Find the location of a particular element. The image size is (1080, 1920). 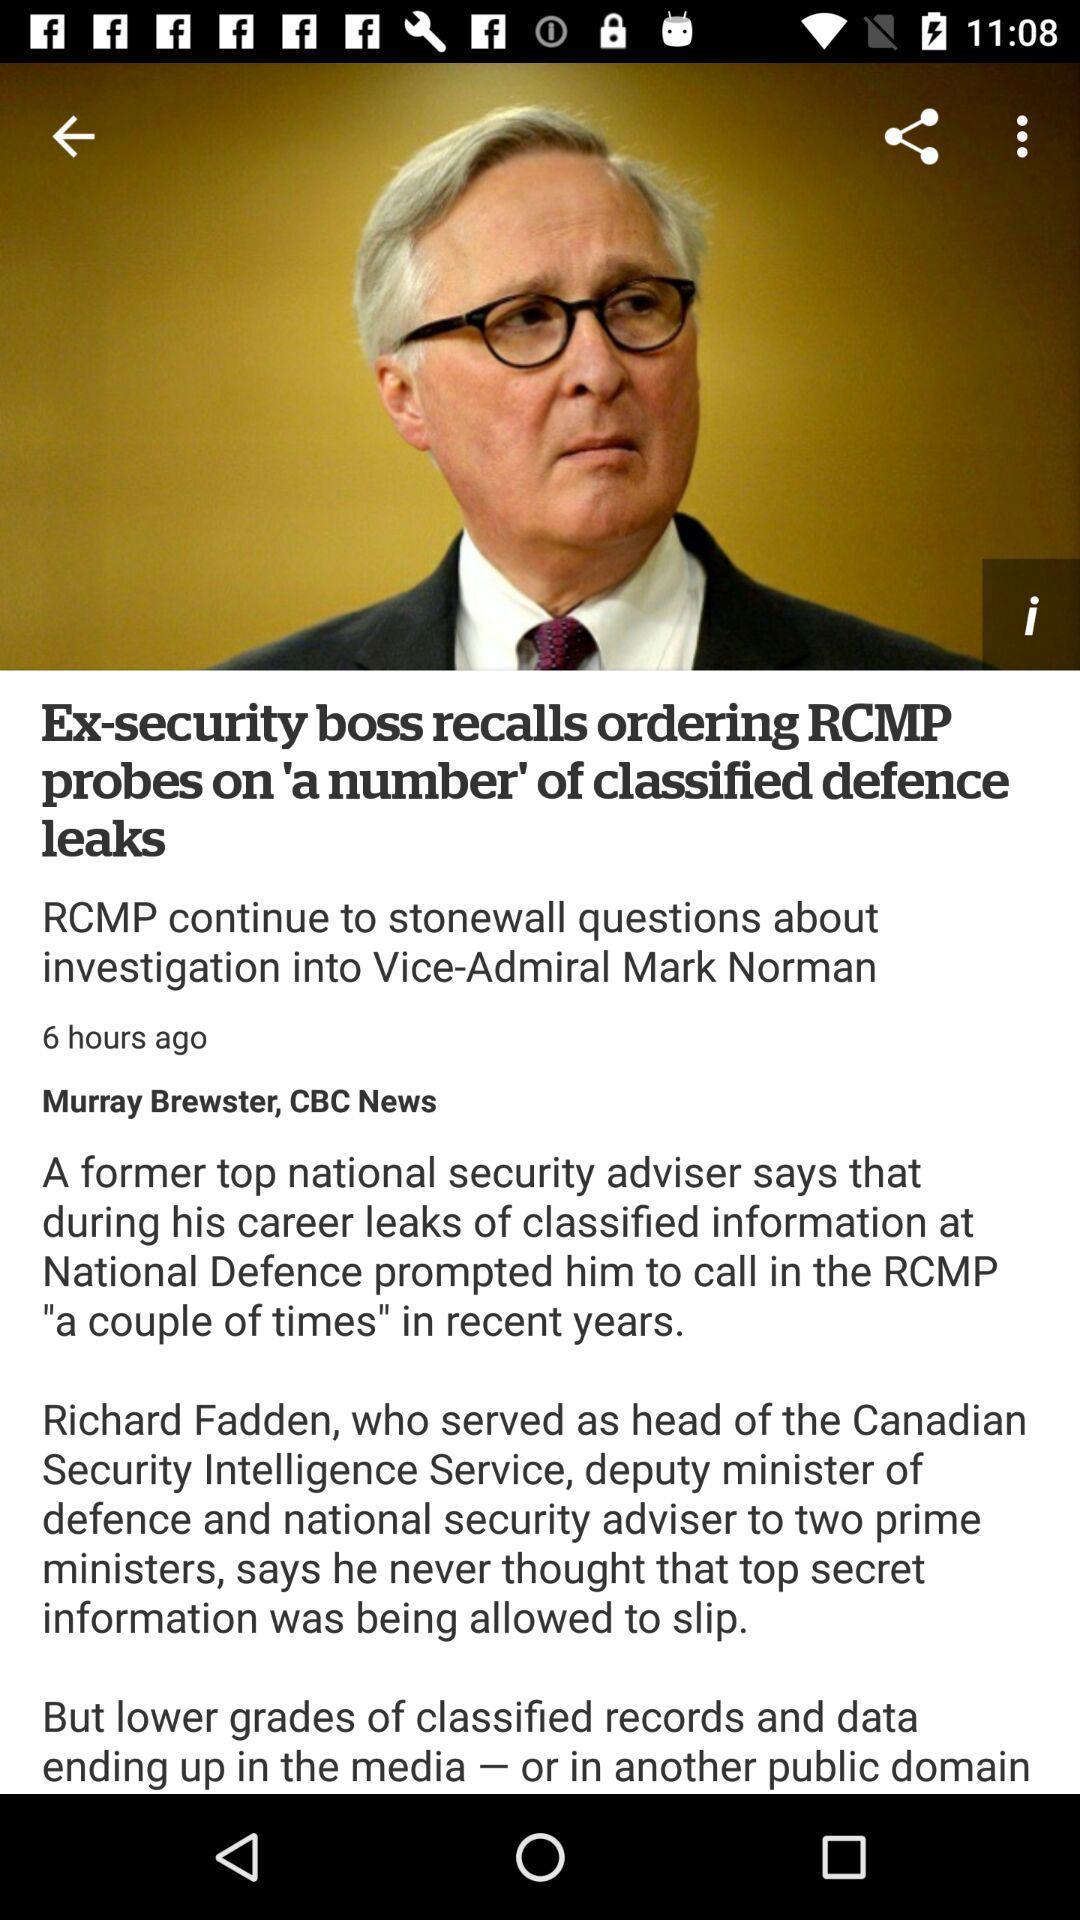

item above the murray brewster cbc is located at coordinates (124, 1036).